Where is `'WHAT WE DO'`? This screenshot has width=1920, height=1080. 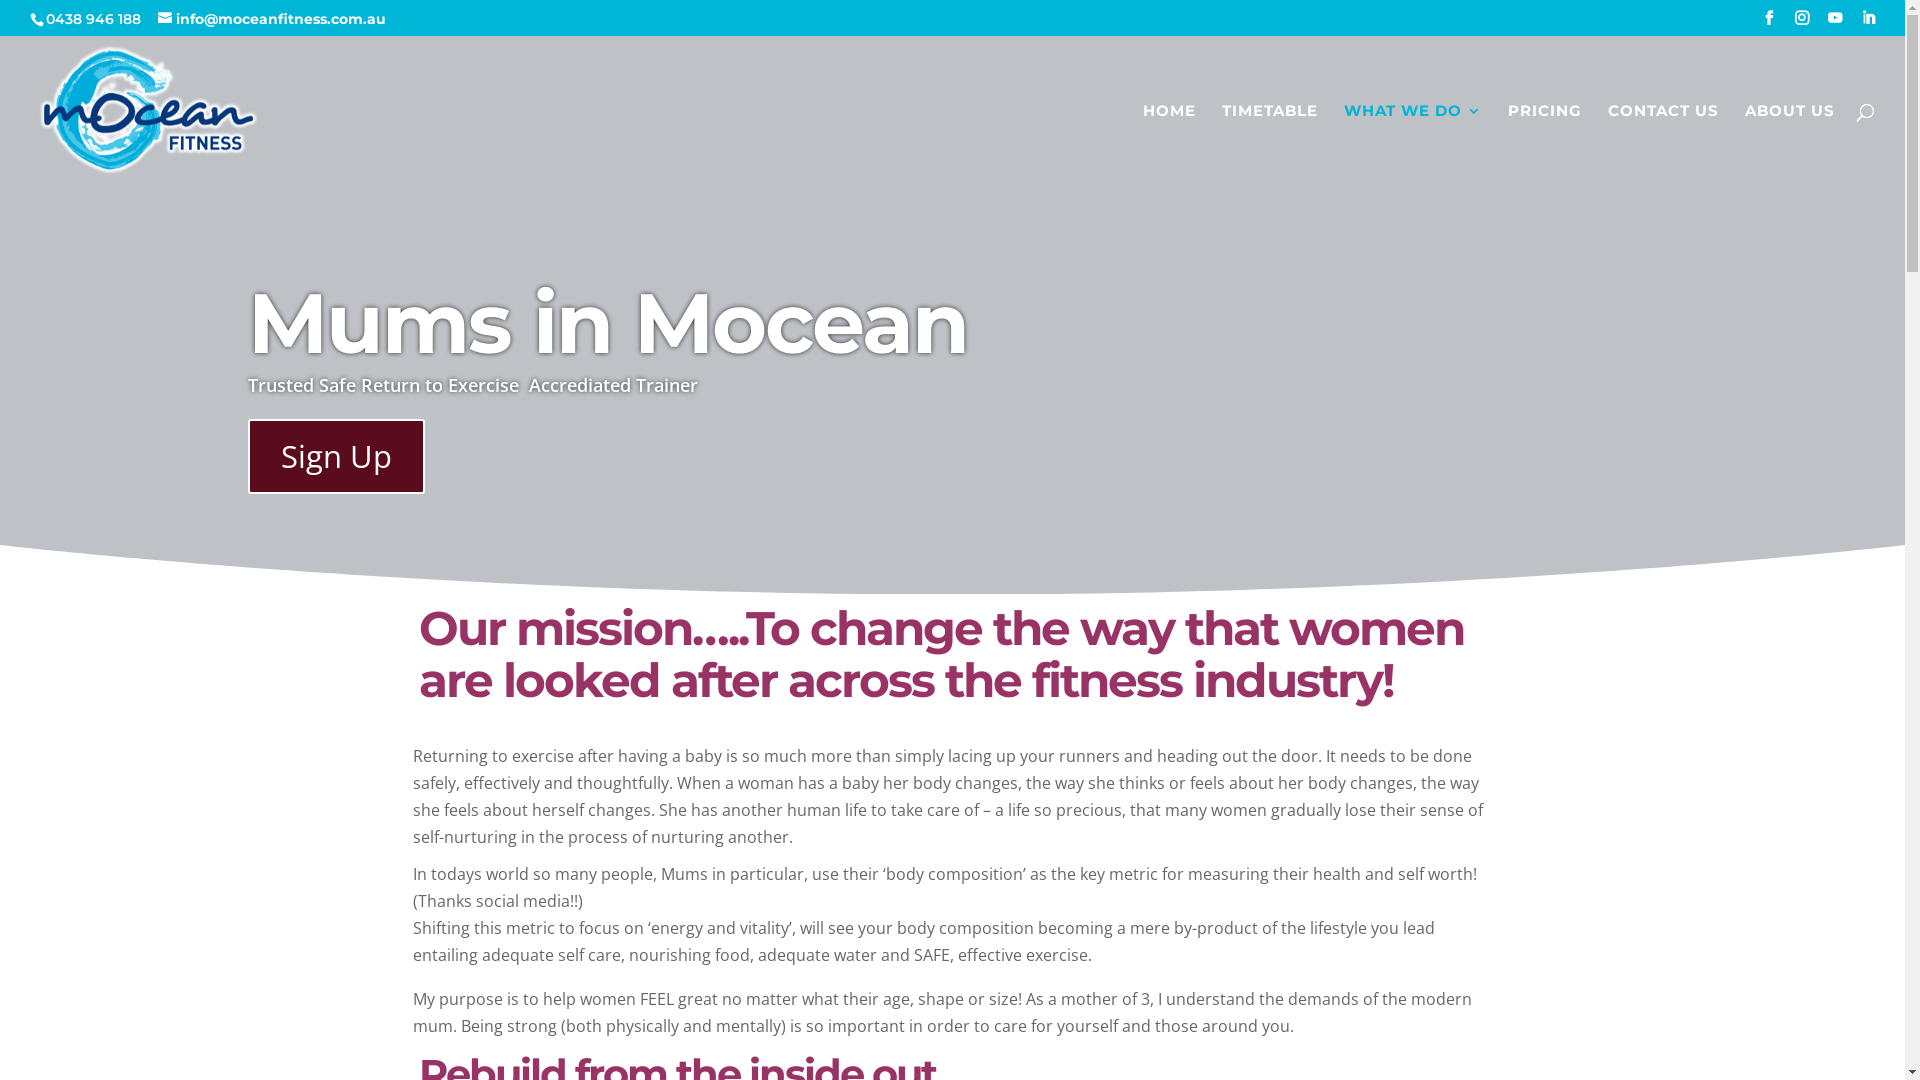 'WHAT WE DO' is located at coordinates (1411, 144).